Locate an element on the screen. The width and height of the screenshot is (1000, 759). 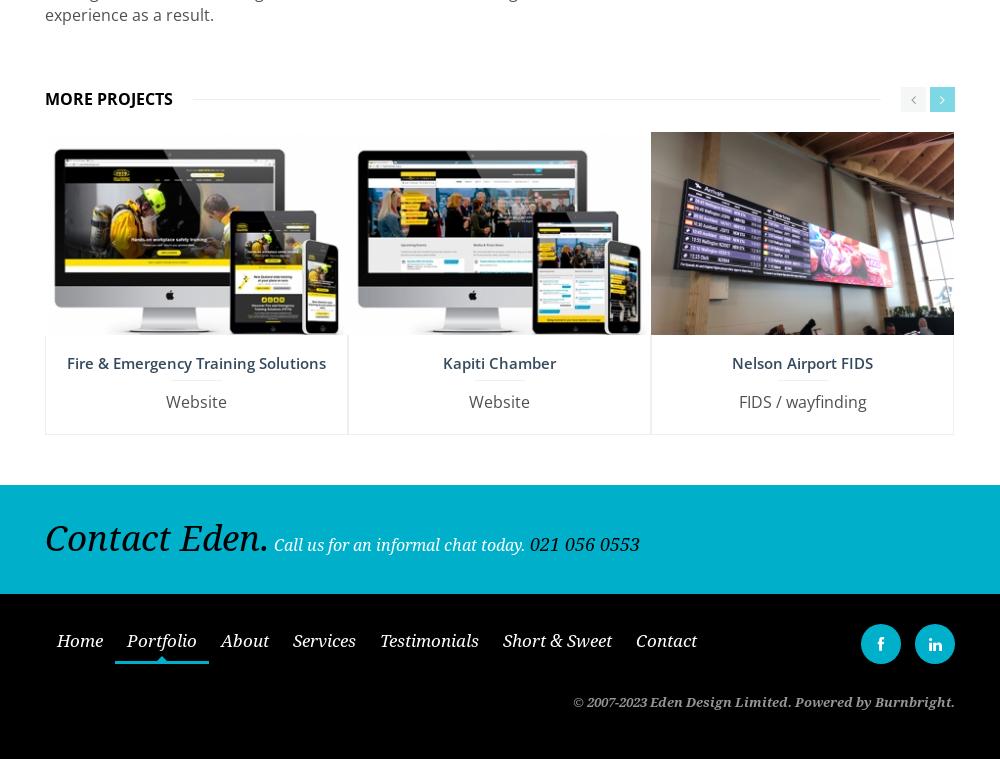
'Kapiti Chamber' is located at coordinates (498, 353).